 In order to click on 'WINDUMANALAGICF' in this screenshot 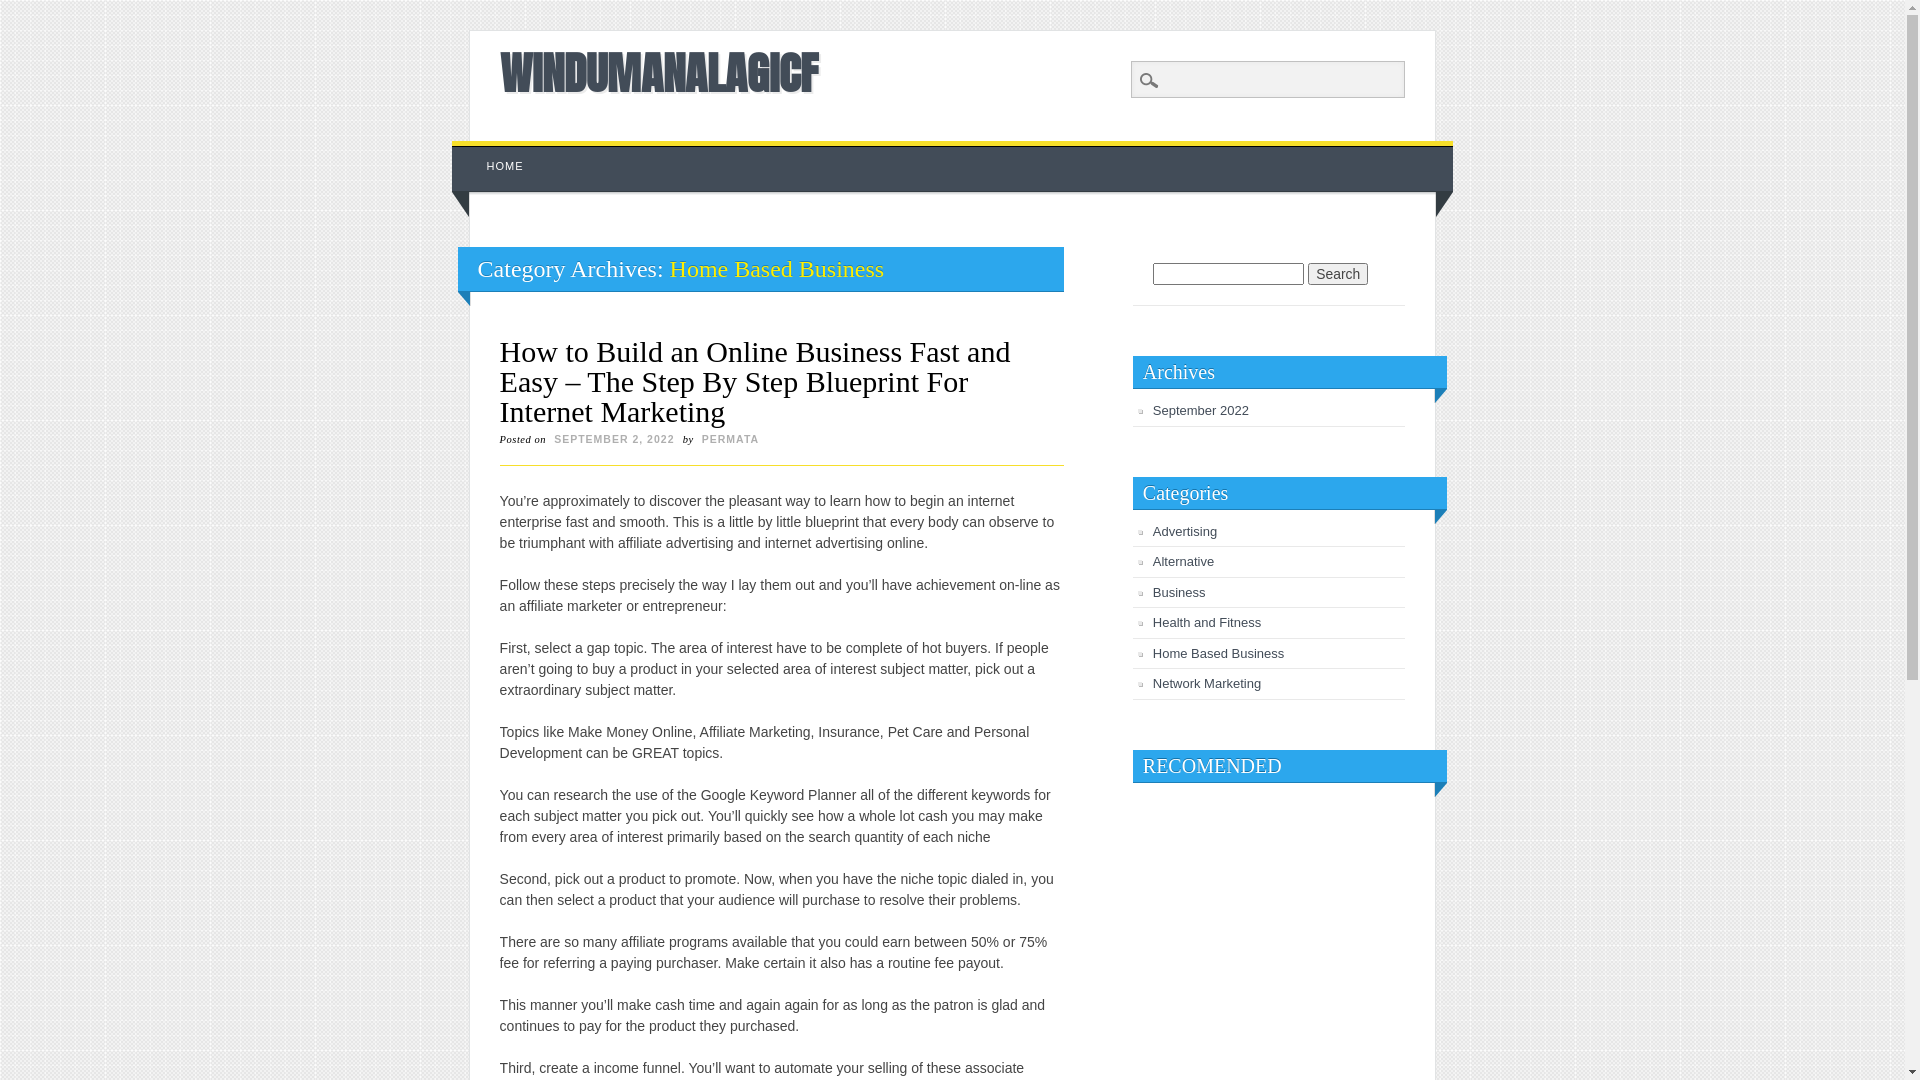, I will do `click(658, 72)`.